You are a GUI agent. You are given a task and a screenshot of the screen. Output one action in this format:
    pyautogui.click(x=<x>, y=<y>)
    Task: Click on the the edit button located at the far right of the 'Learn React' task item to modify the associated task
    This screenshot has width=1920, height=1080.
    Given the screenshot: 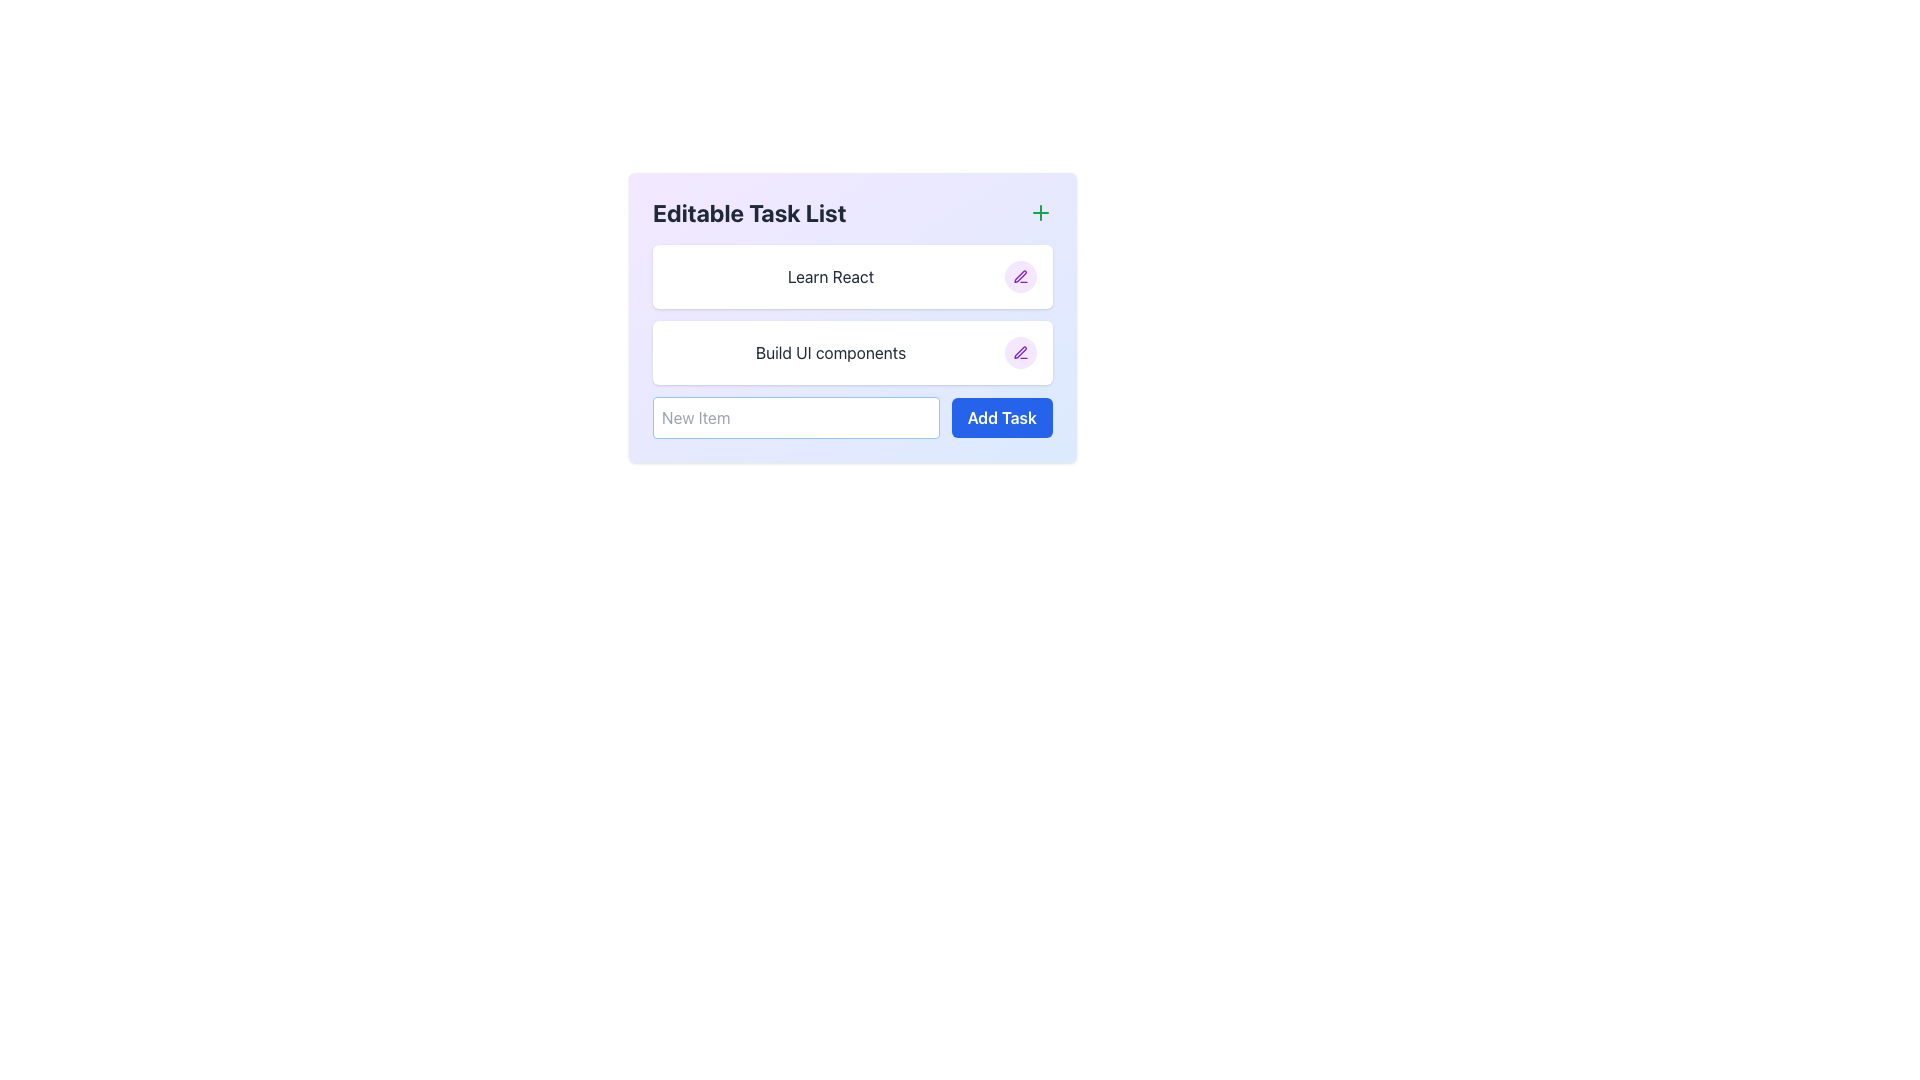 What is the action you would take?
    pyautogui.click(x=1021, y=277)
    